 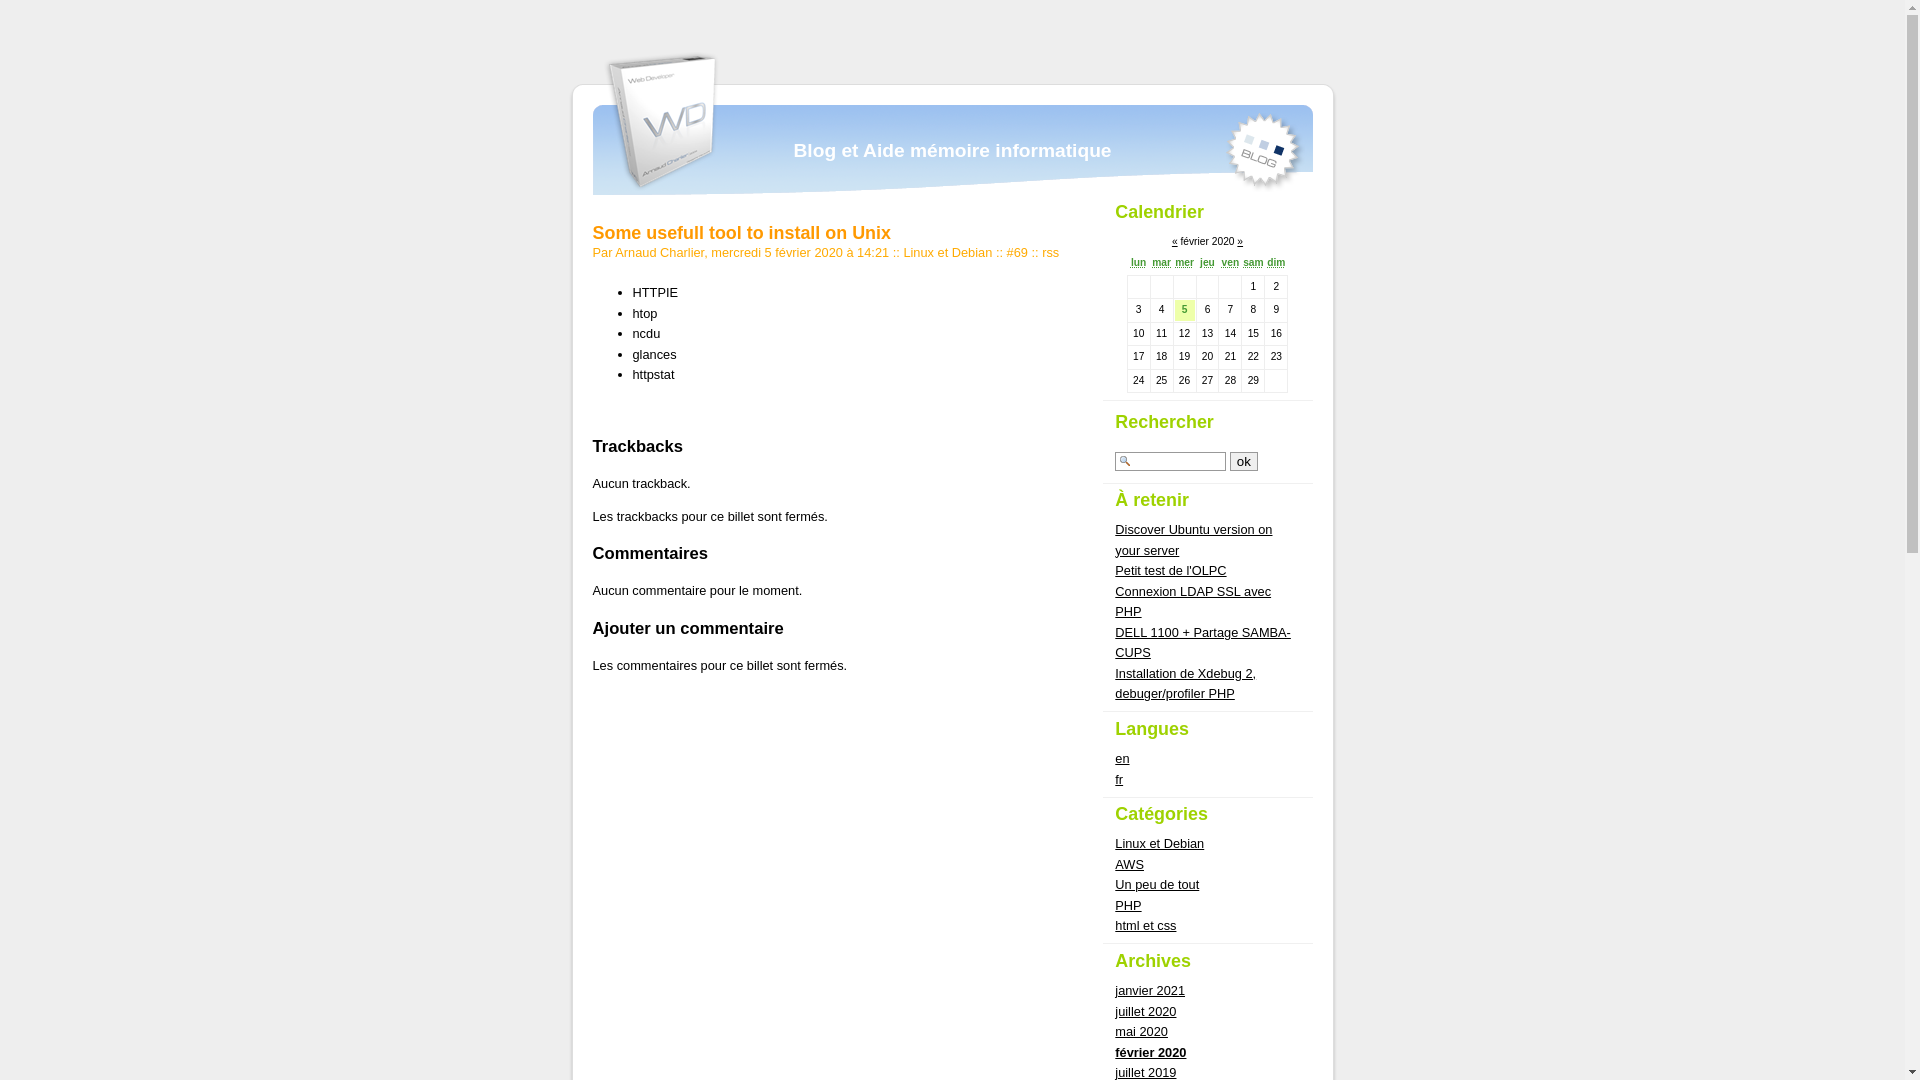 What do you see at coordinates (1185, 682) in the screenshot?
I see `'Installation de Xdebug 2, debuger/profiler PHP'` at bounding box center [1185, 682].